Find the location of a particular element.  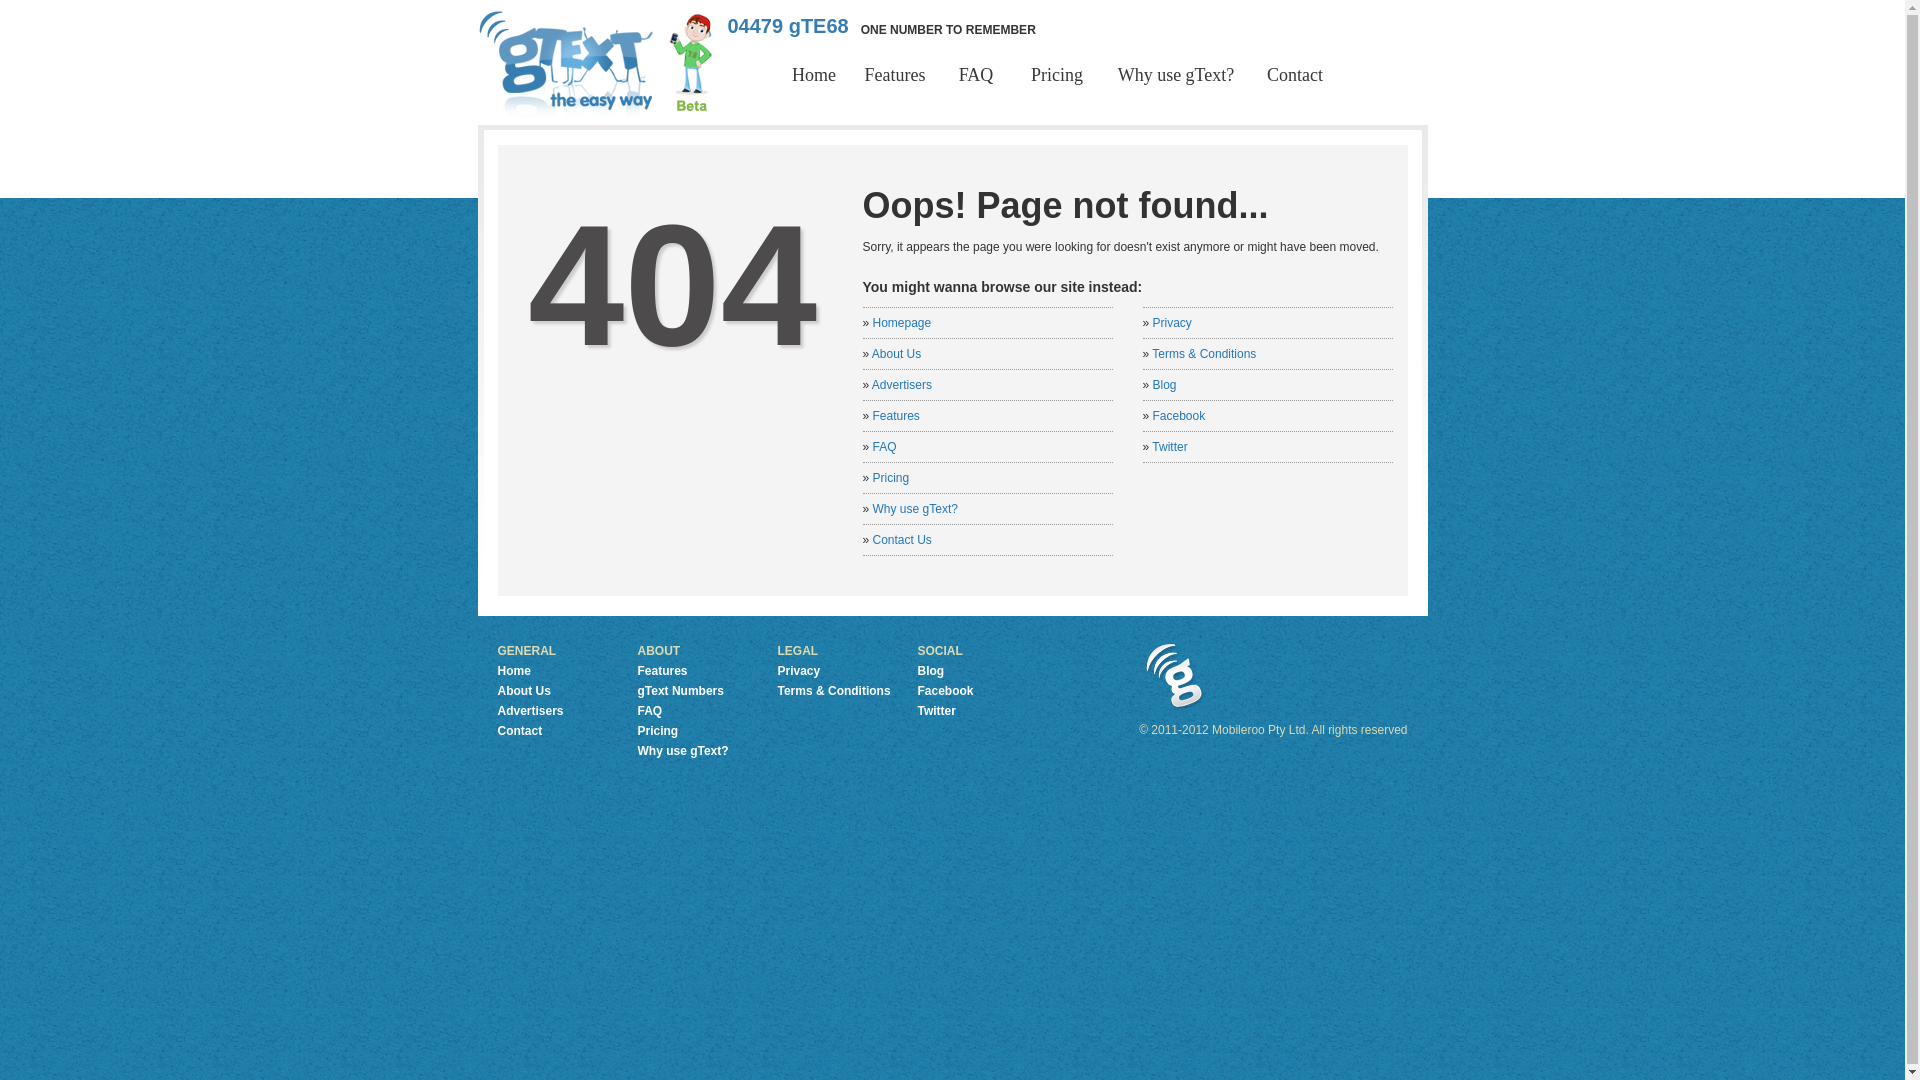

'Features' is located at coordinates (854, 73).